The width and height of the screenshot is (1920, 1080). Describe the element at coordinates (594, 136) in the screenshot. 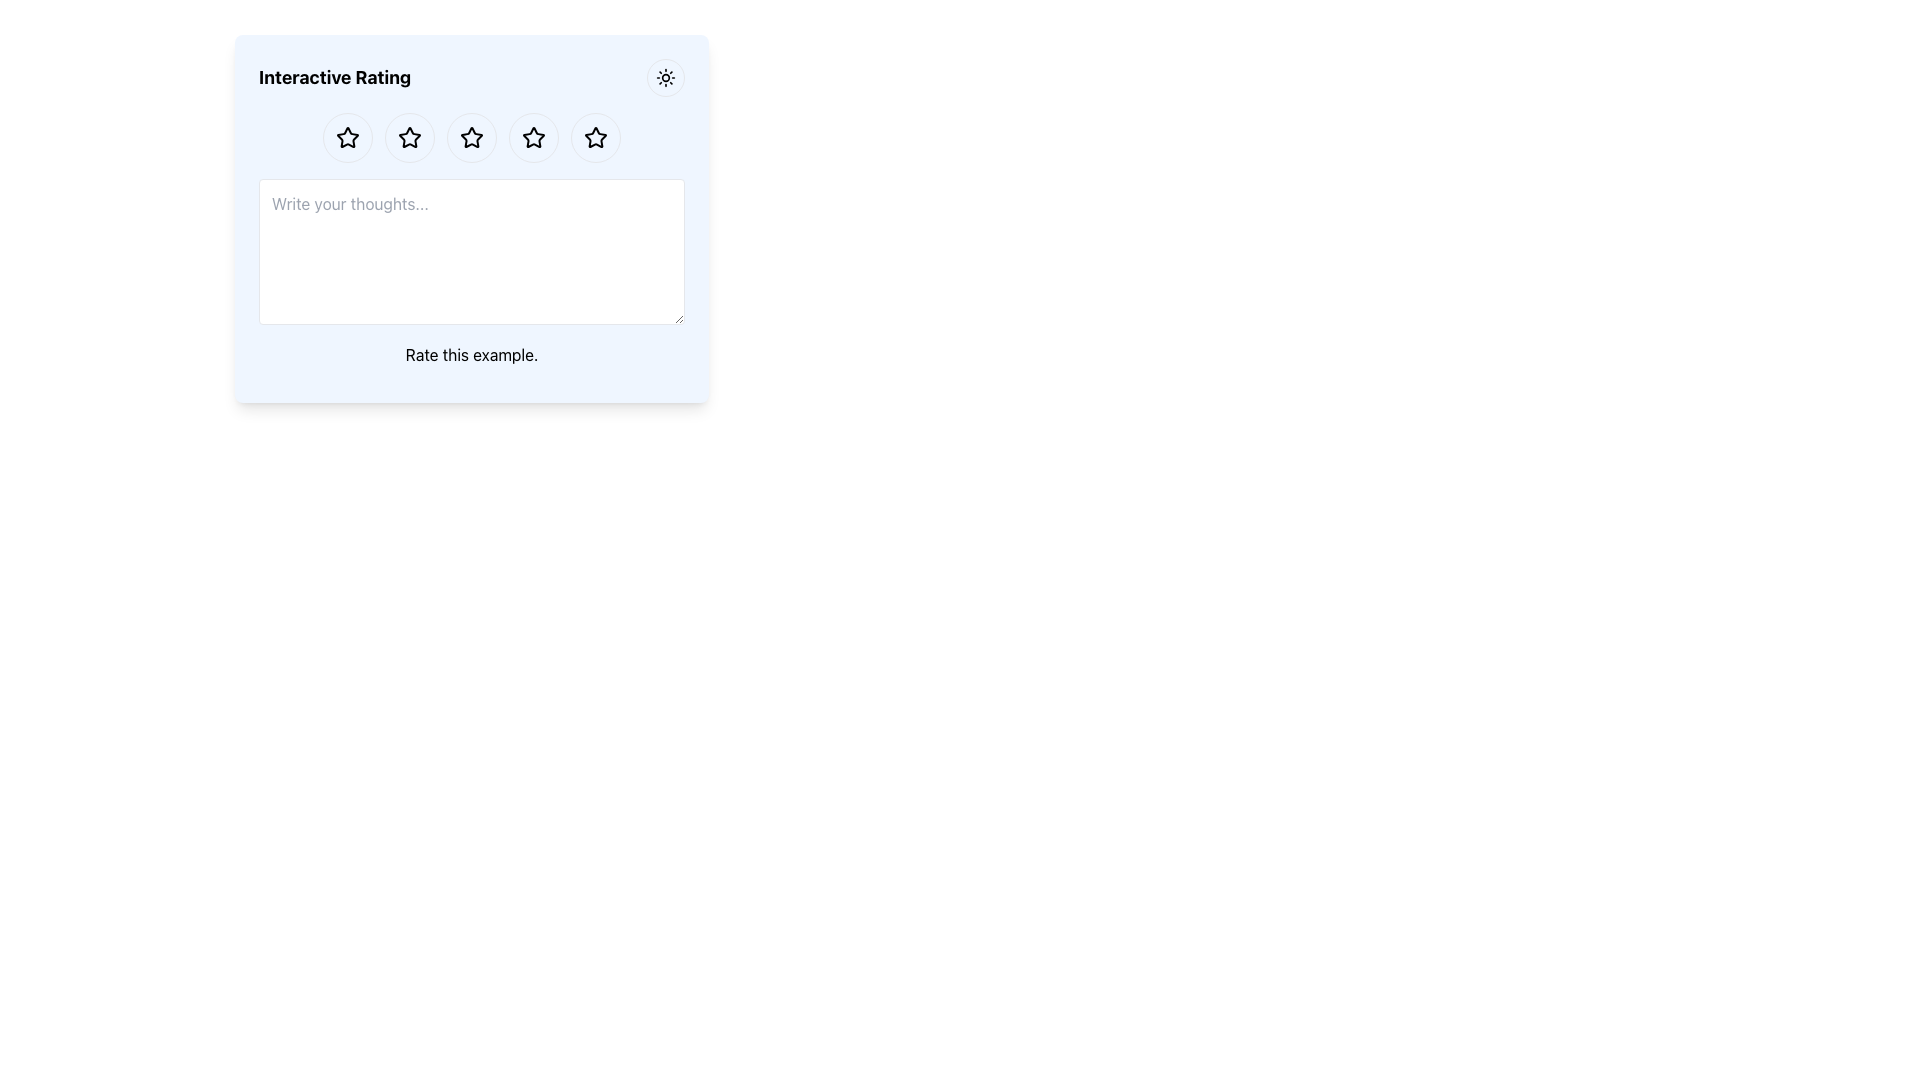

I see `on the fifth star icon in the rating system` at that location.